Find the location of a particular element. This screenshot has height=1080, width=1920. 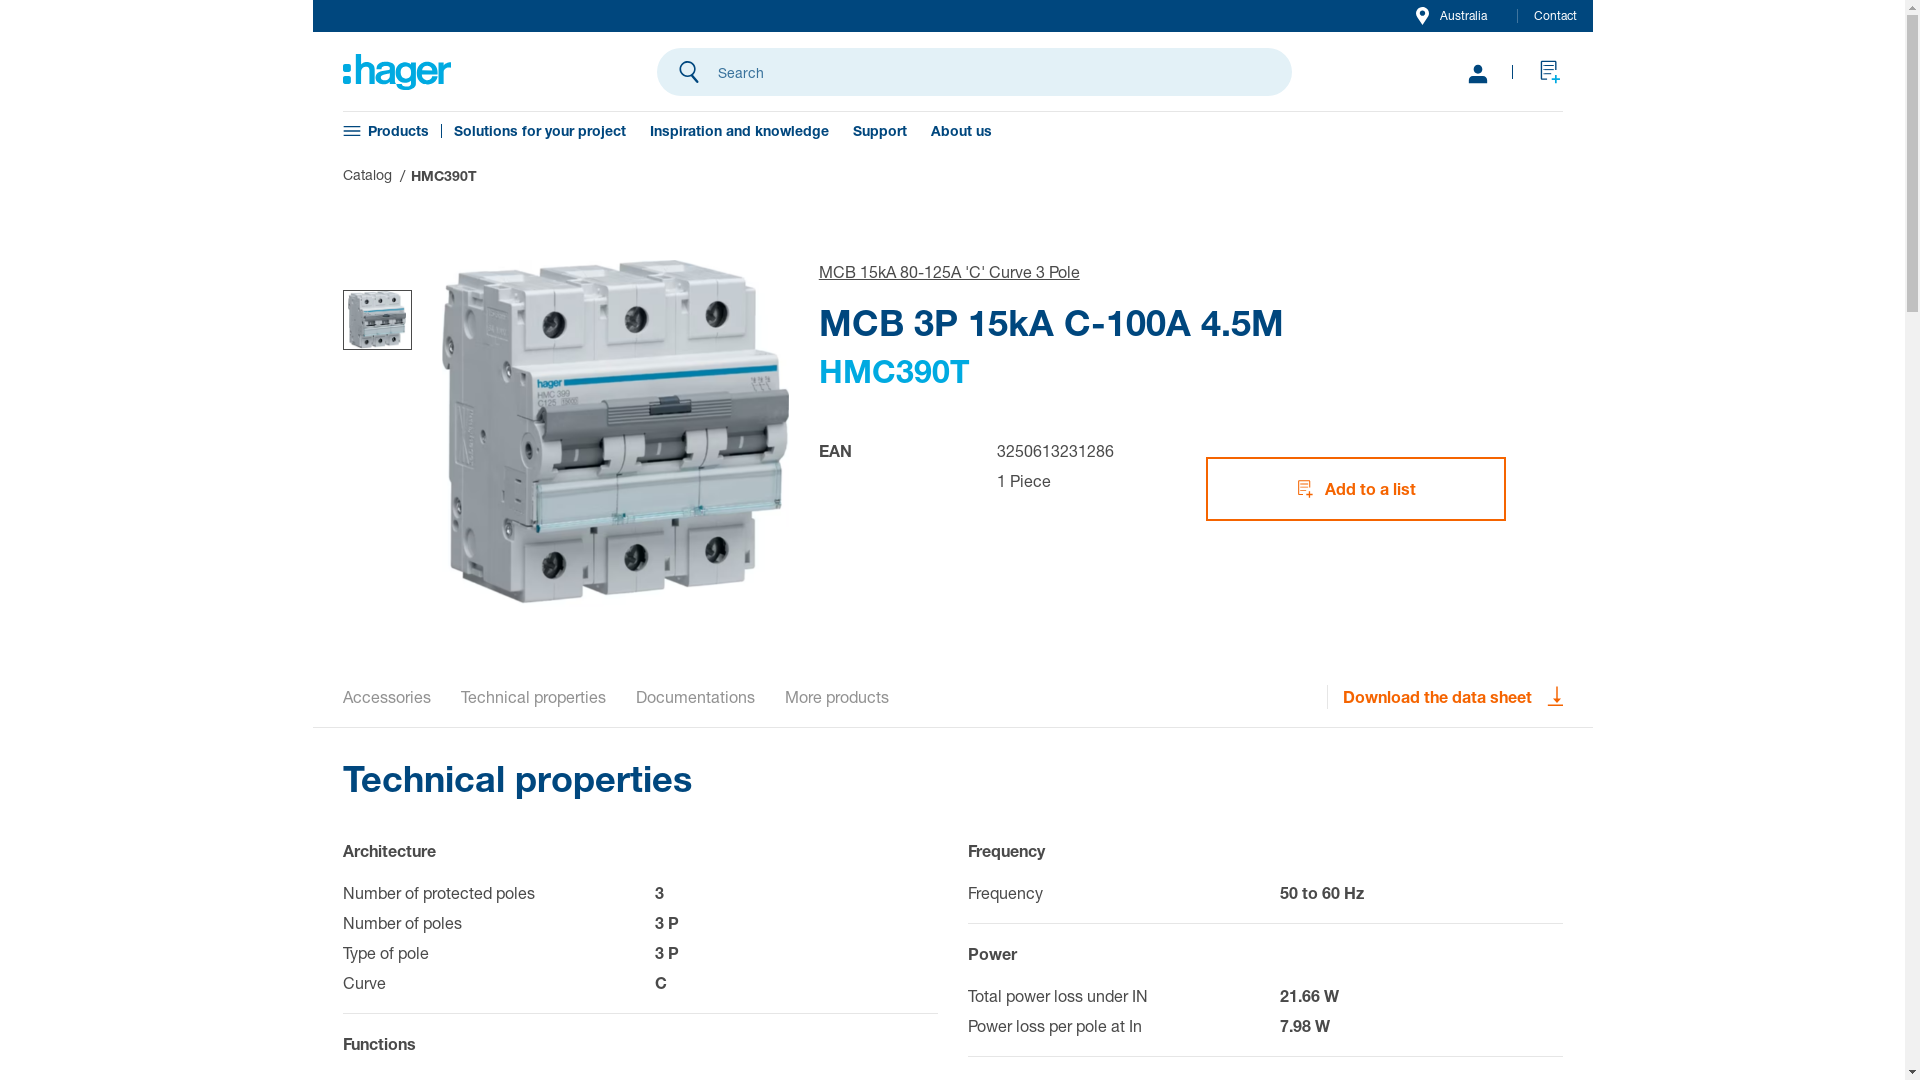

'Download the data sheet' is located at coordinates (1452, 696).